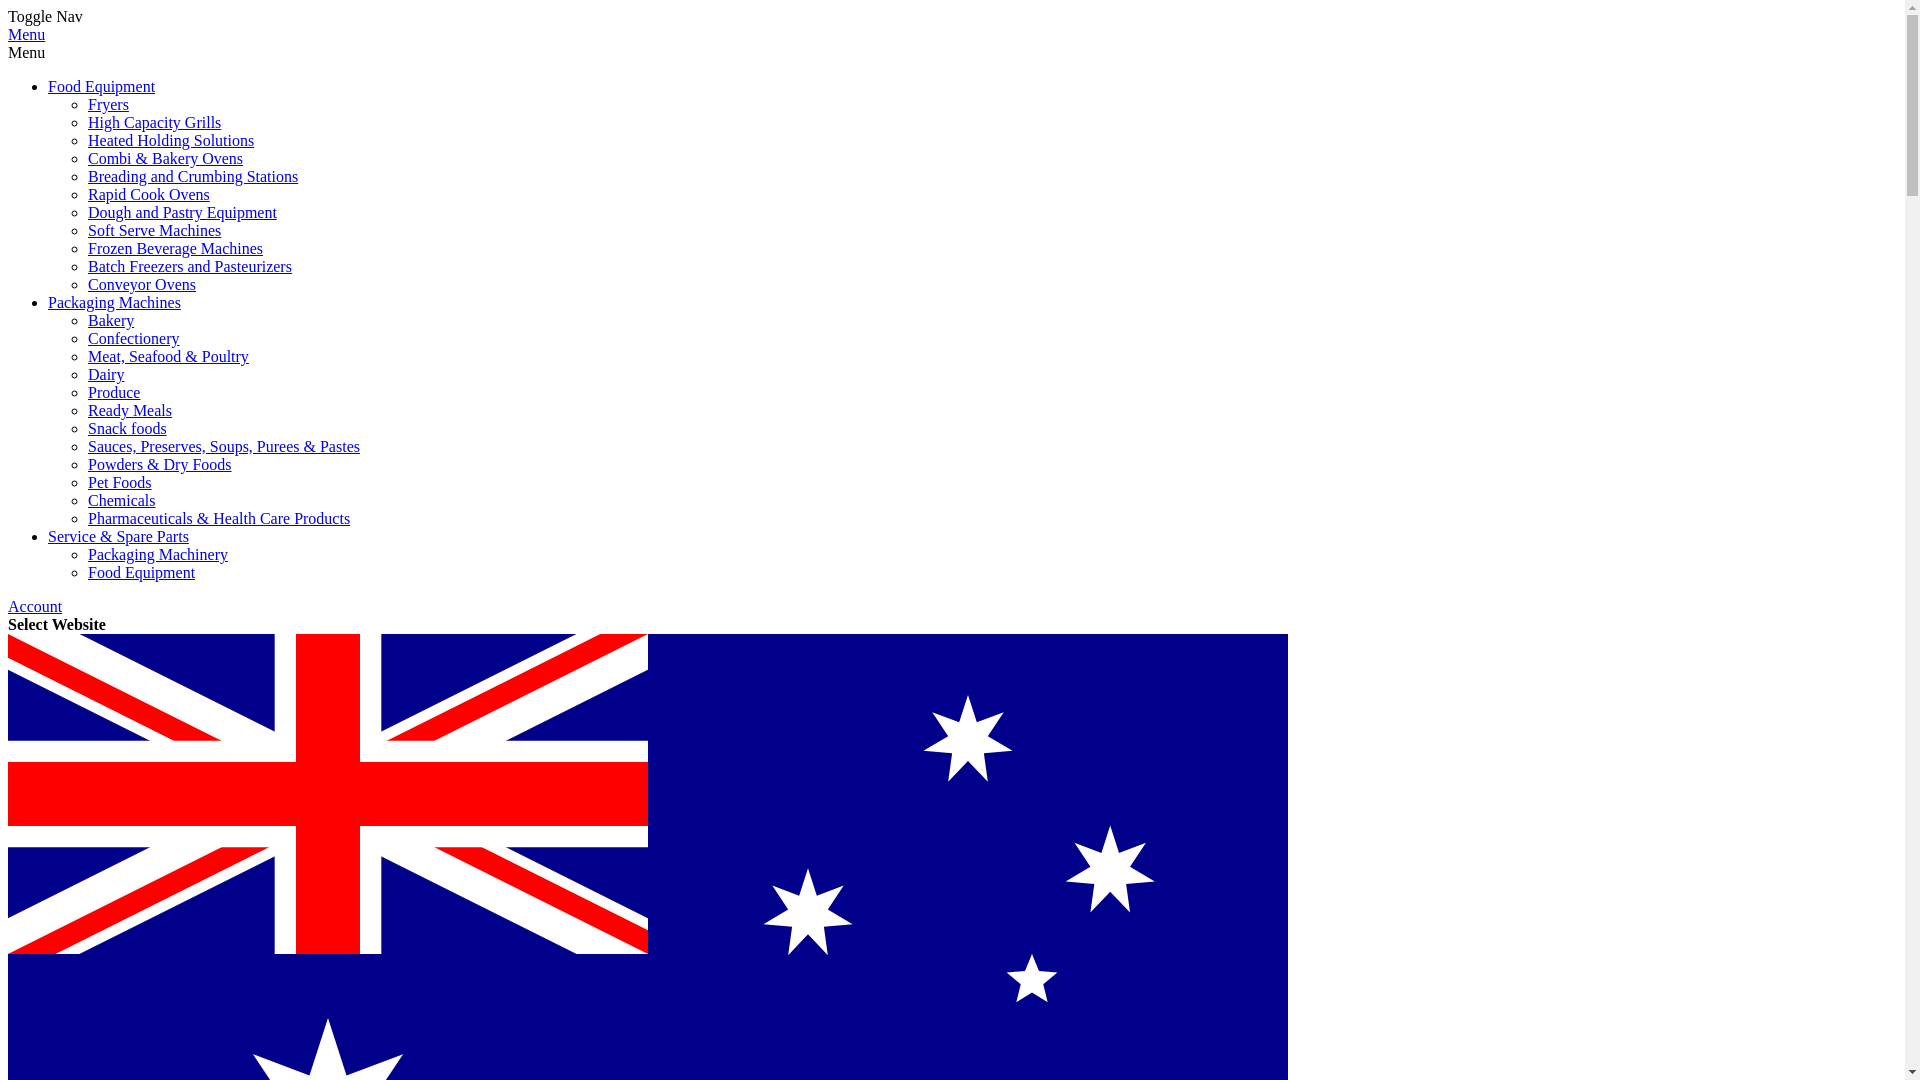 Image resolution: width=1920 pixels, height=1080 pixels. Describe the element at coordinates (48, 535) in the screenshot. I see `'Service & Spare Parts'` at that location.